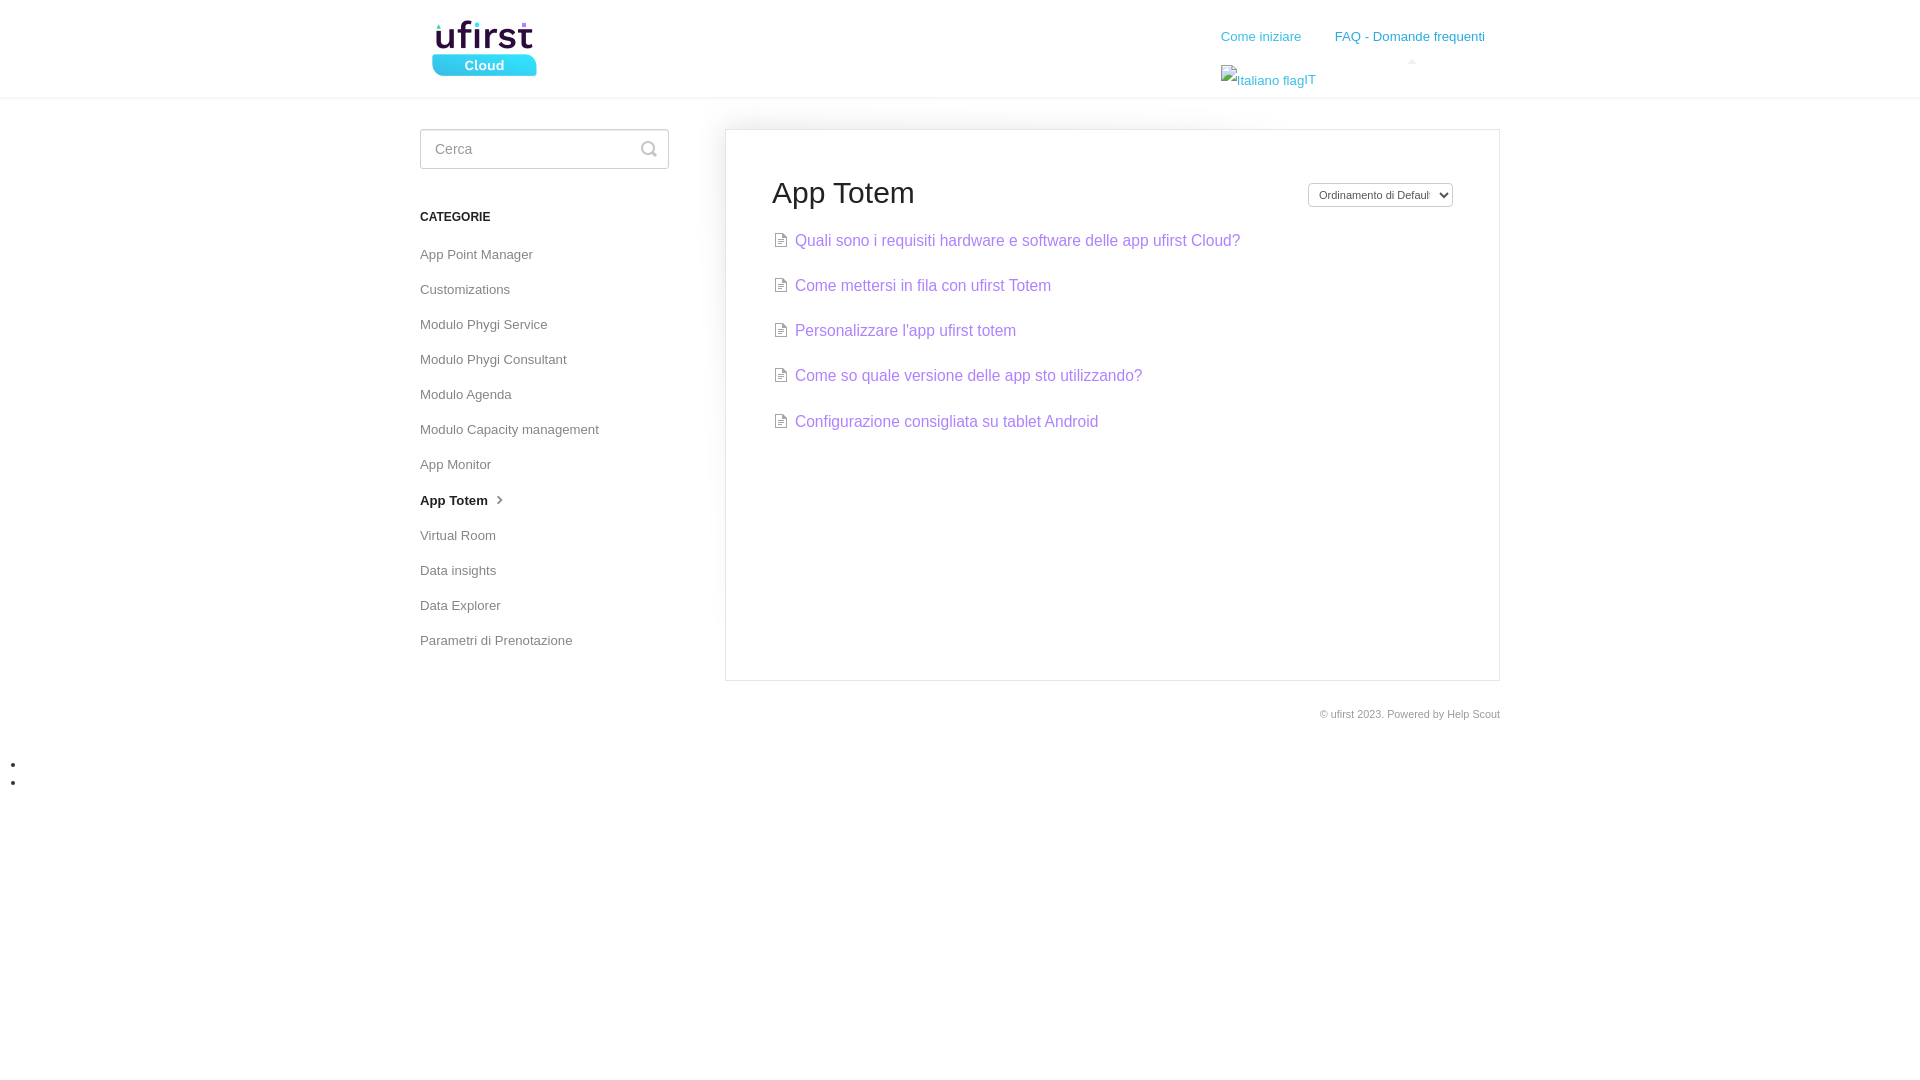 The image size is (1920, 1080). I want to click on 'Virtual Room', so click(464, 535).